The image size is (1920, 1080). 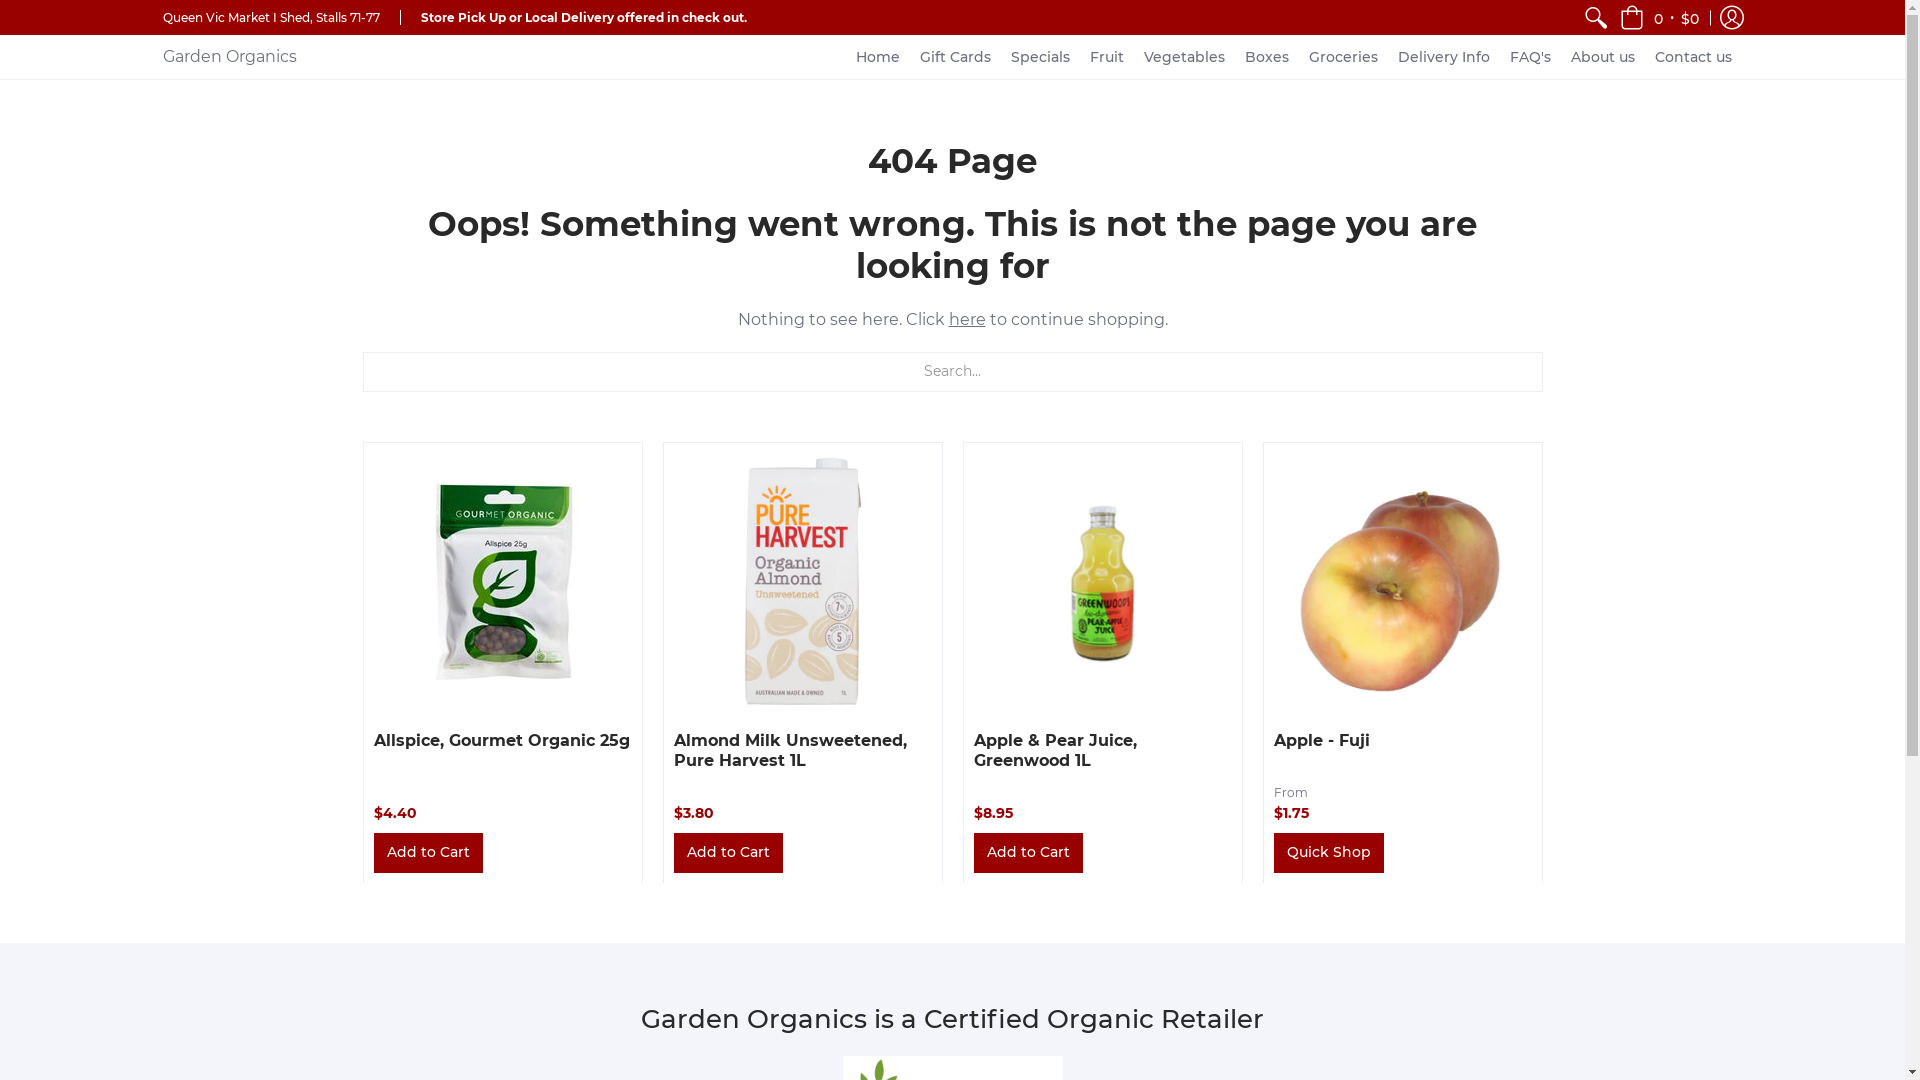 What do you see at coordinates (1401, 581) in the screenshot?
I see `'Buy Apple - Fuji'` at bounding box center [1401, 581].